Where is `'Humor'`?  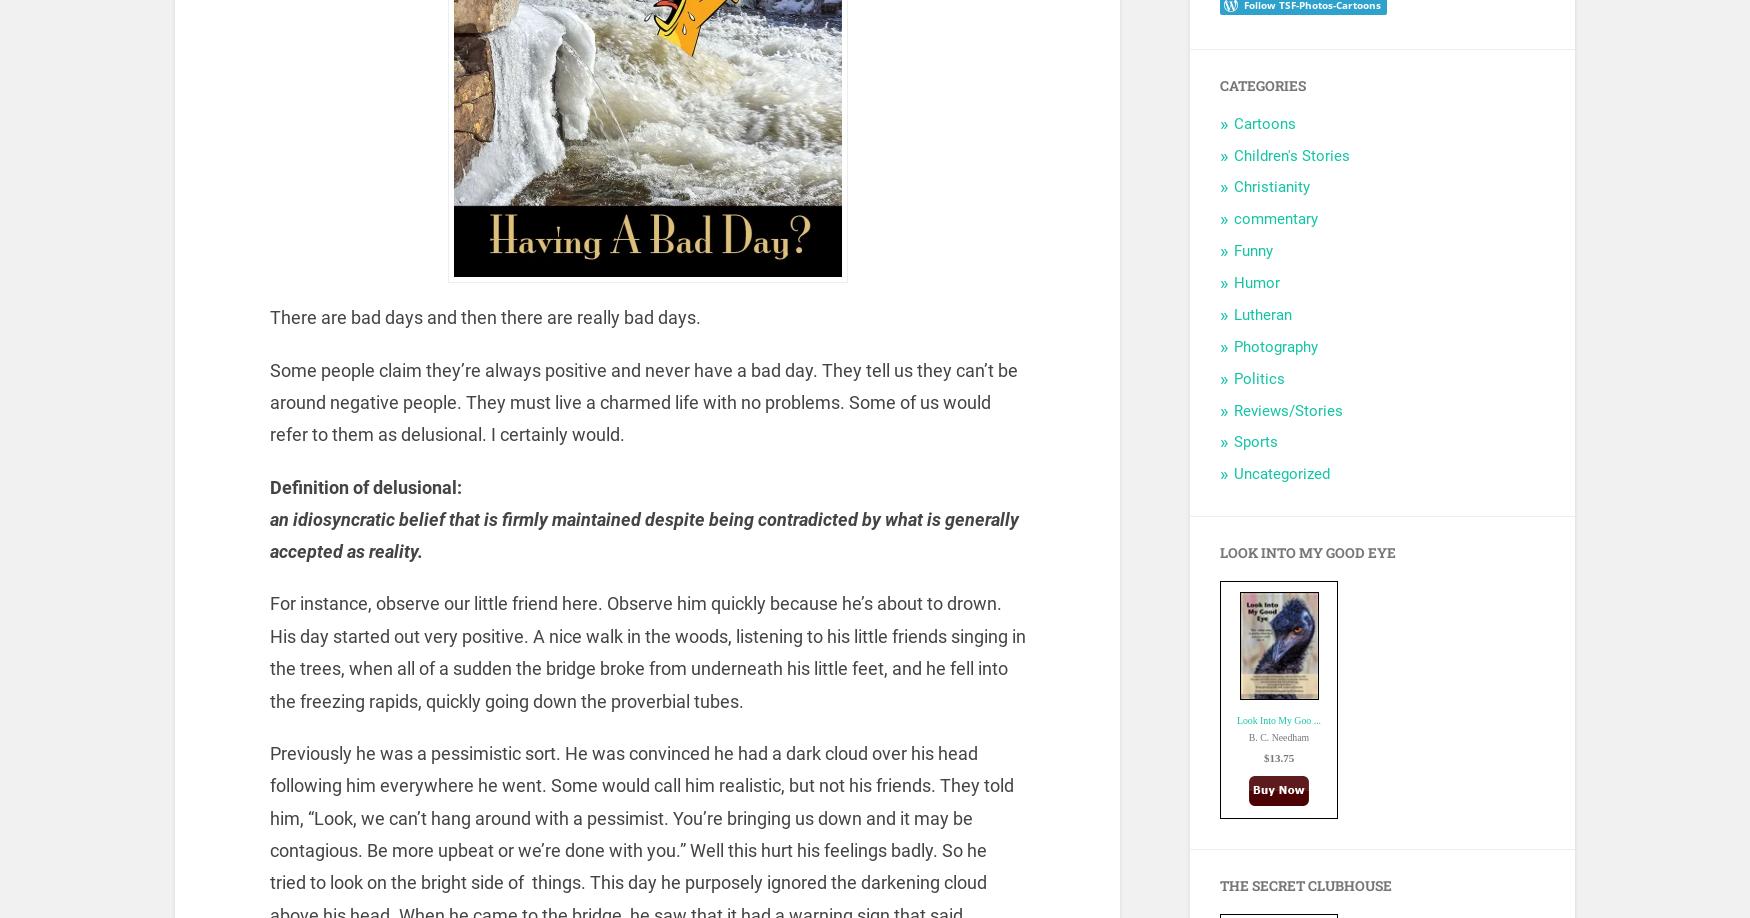
'Humor' is located at coordinates (1256, 282).